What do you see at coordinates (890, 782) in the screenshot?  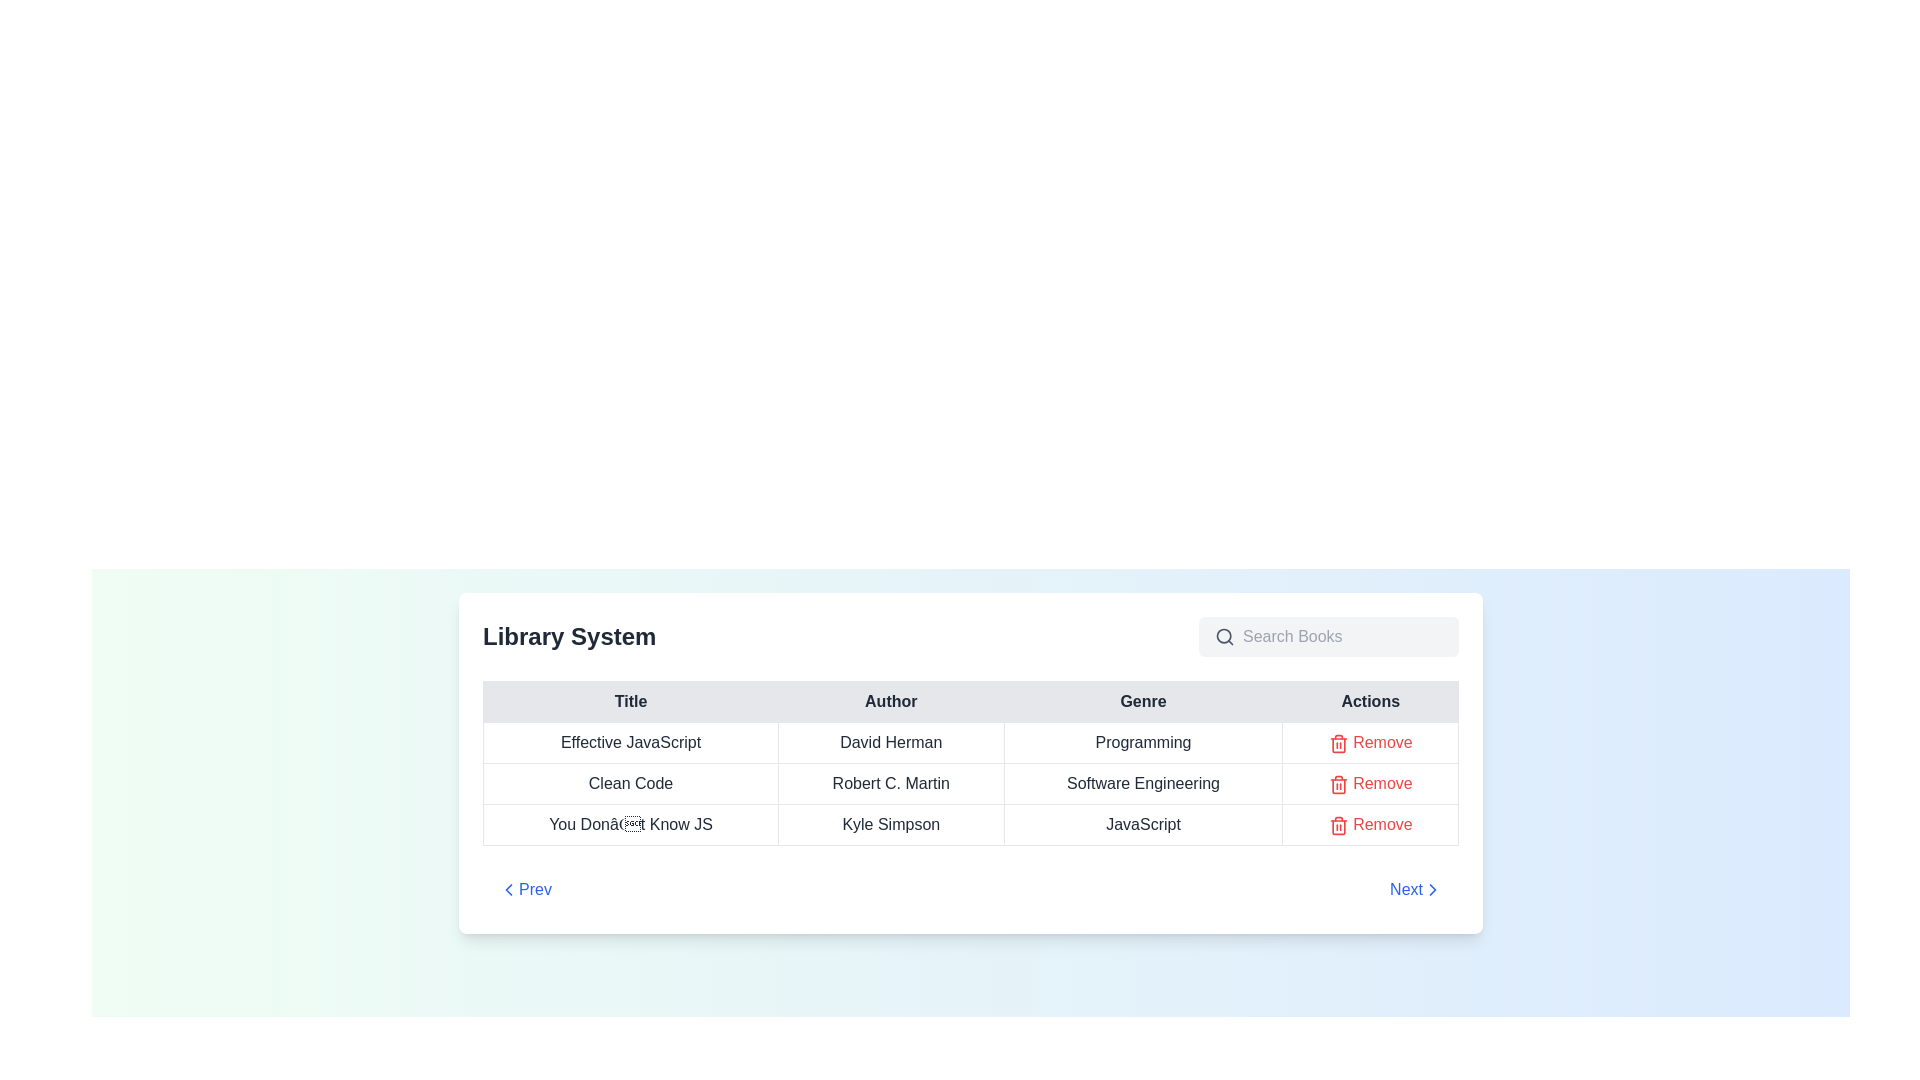 I see `the text label displaying 'Robert C. Martin' in the 'Author' column of the data table for the row titled 'Clean Code'` at bounding box center [890, 782].